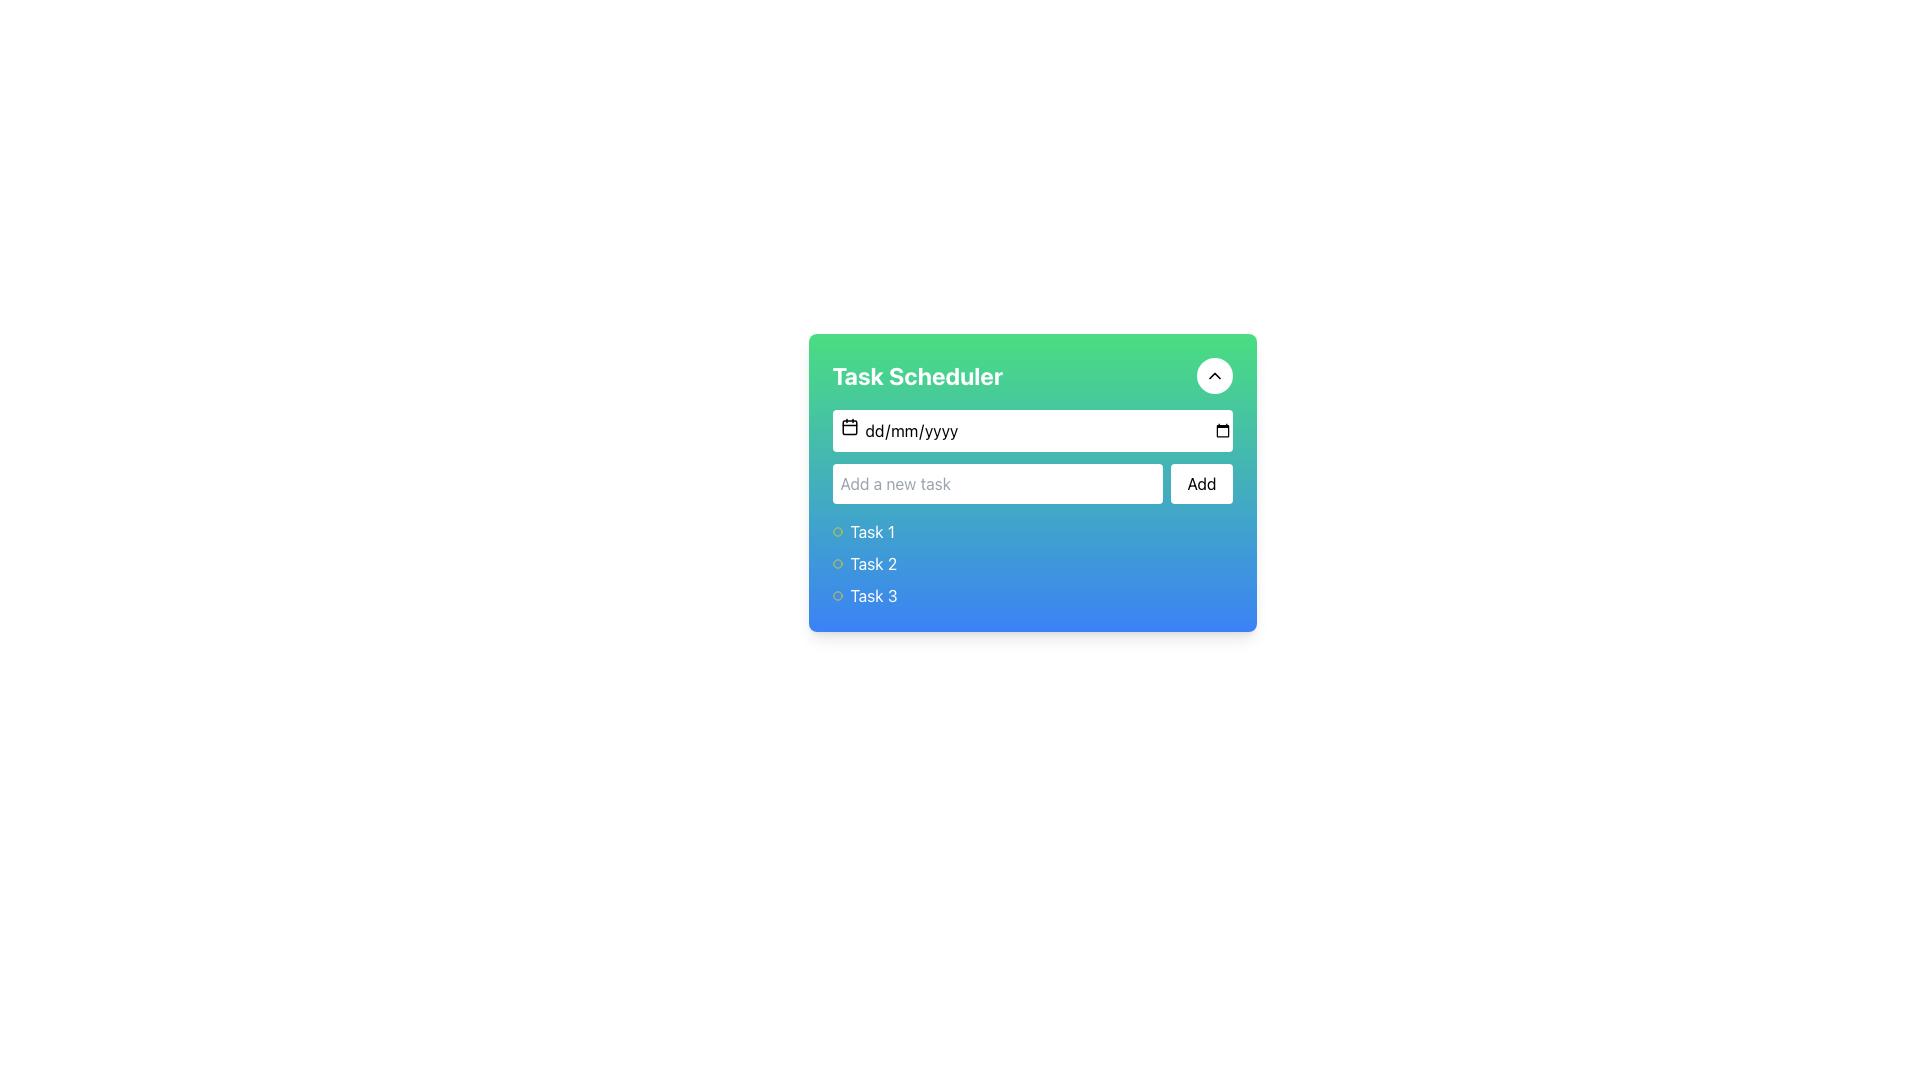  I want to click on the small, rounded rectangle within the calendar icon in the task scheduler, located slightly below and to the center of the icon's boundary, so click(849, 426).